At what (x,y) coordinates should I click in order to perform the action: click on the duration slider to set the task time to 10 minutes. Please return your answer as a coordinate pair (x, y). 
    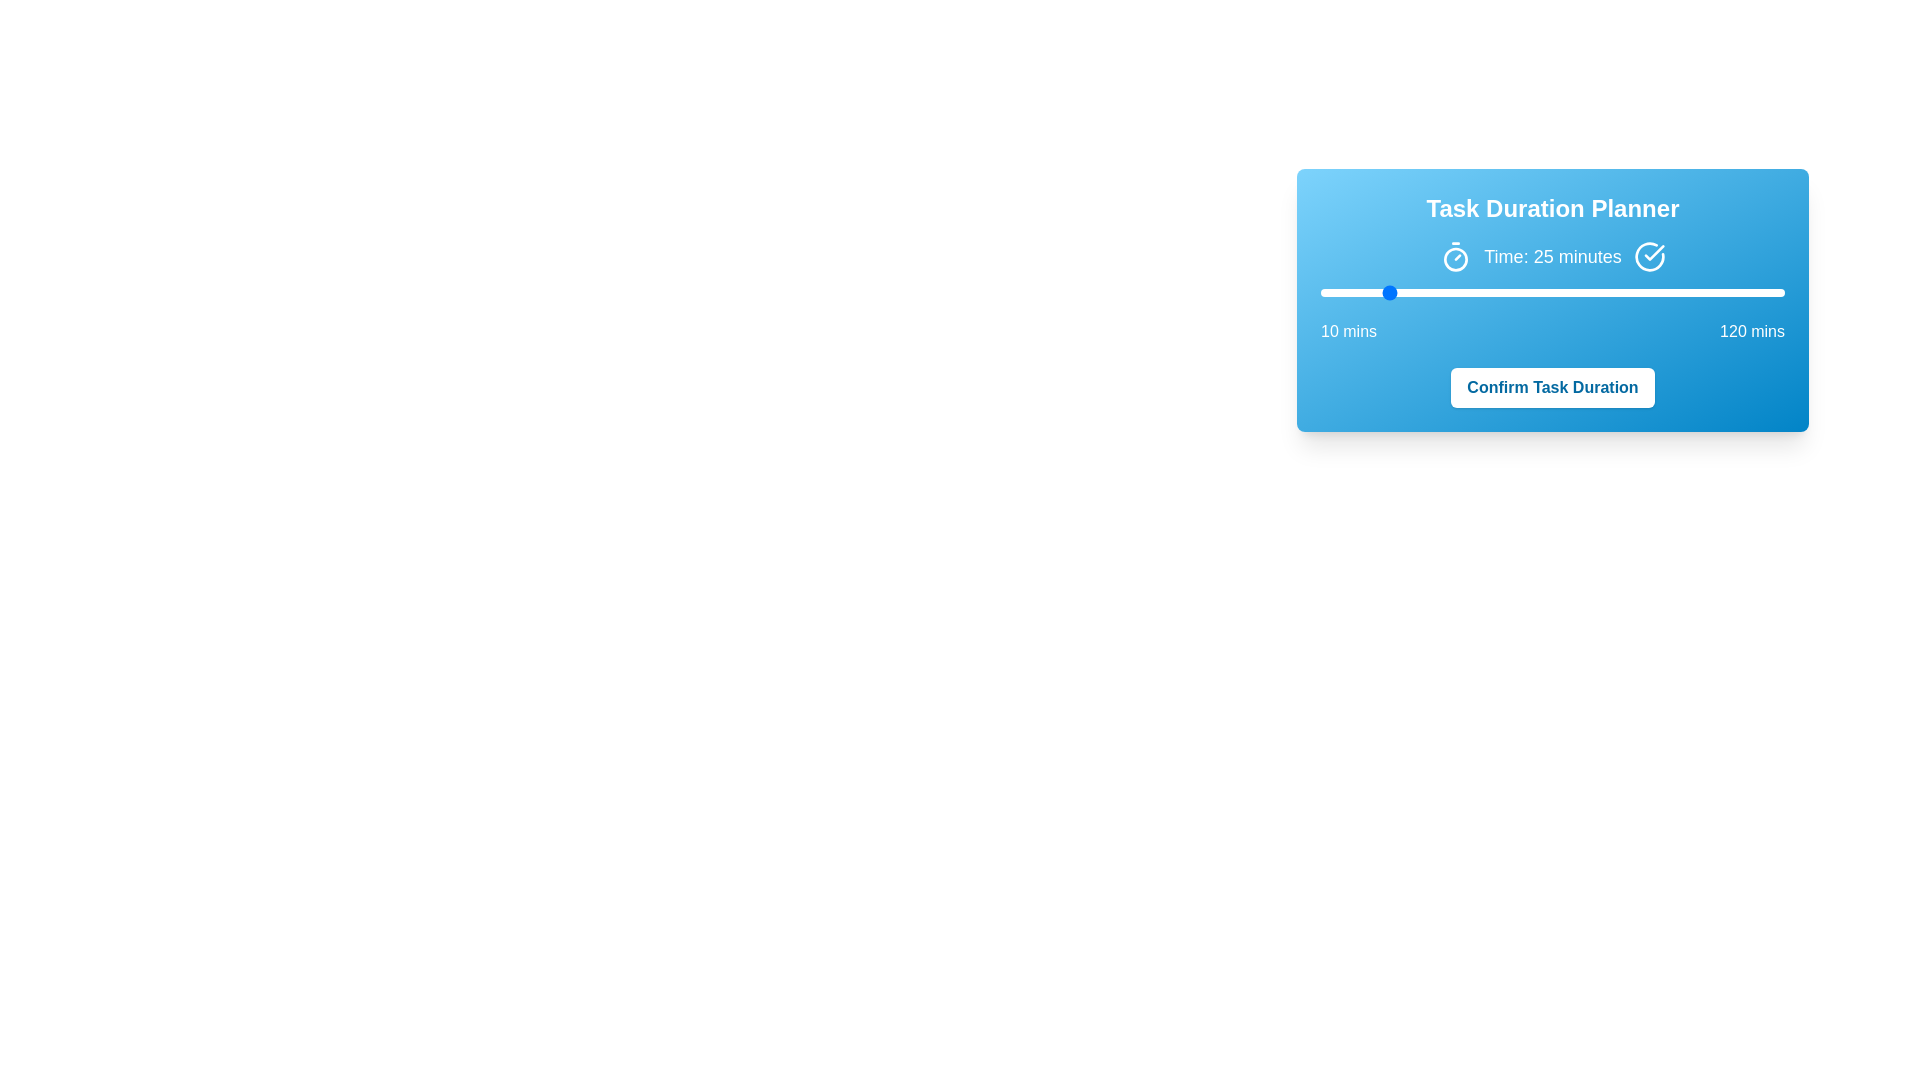
    Looking at the image, I should click on (1320, 293).